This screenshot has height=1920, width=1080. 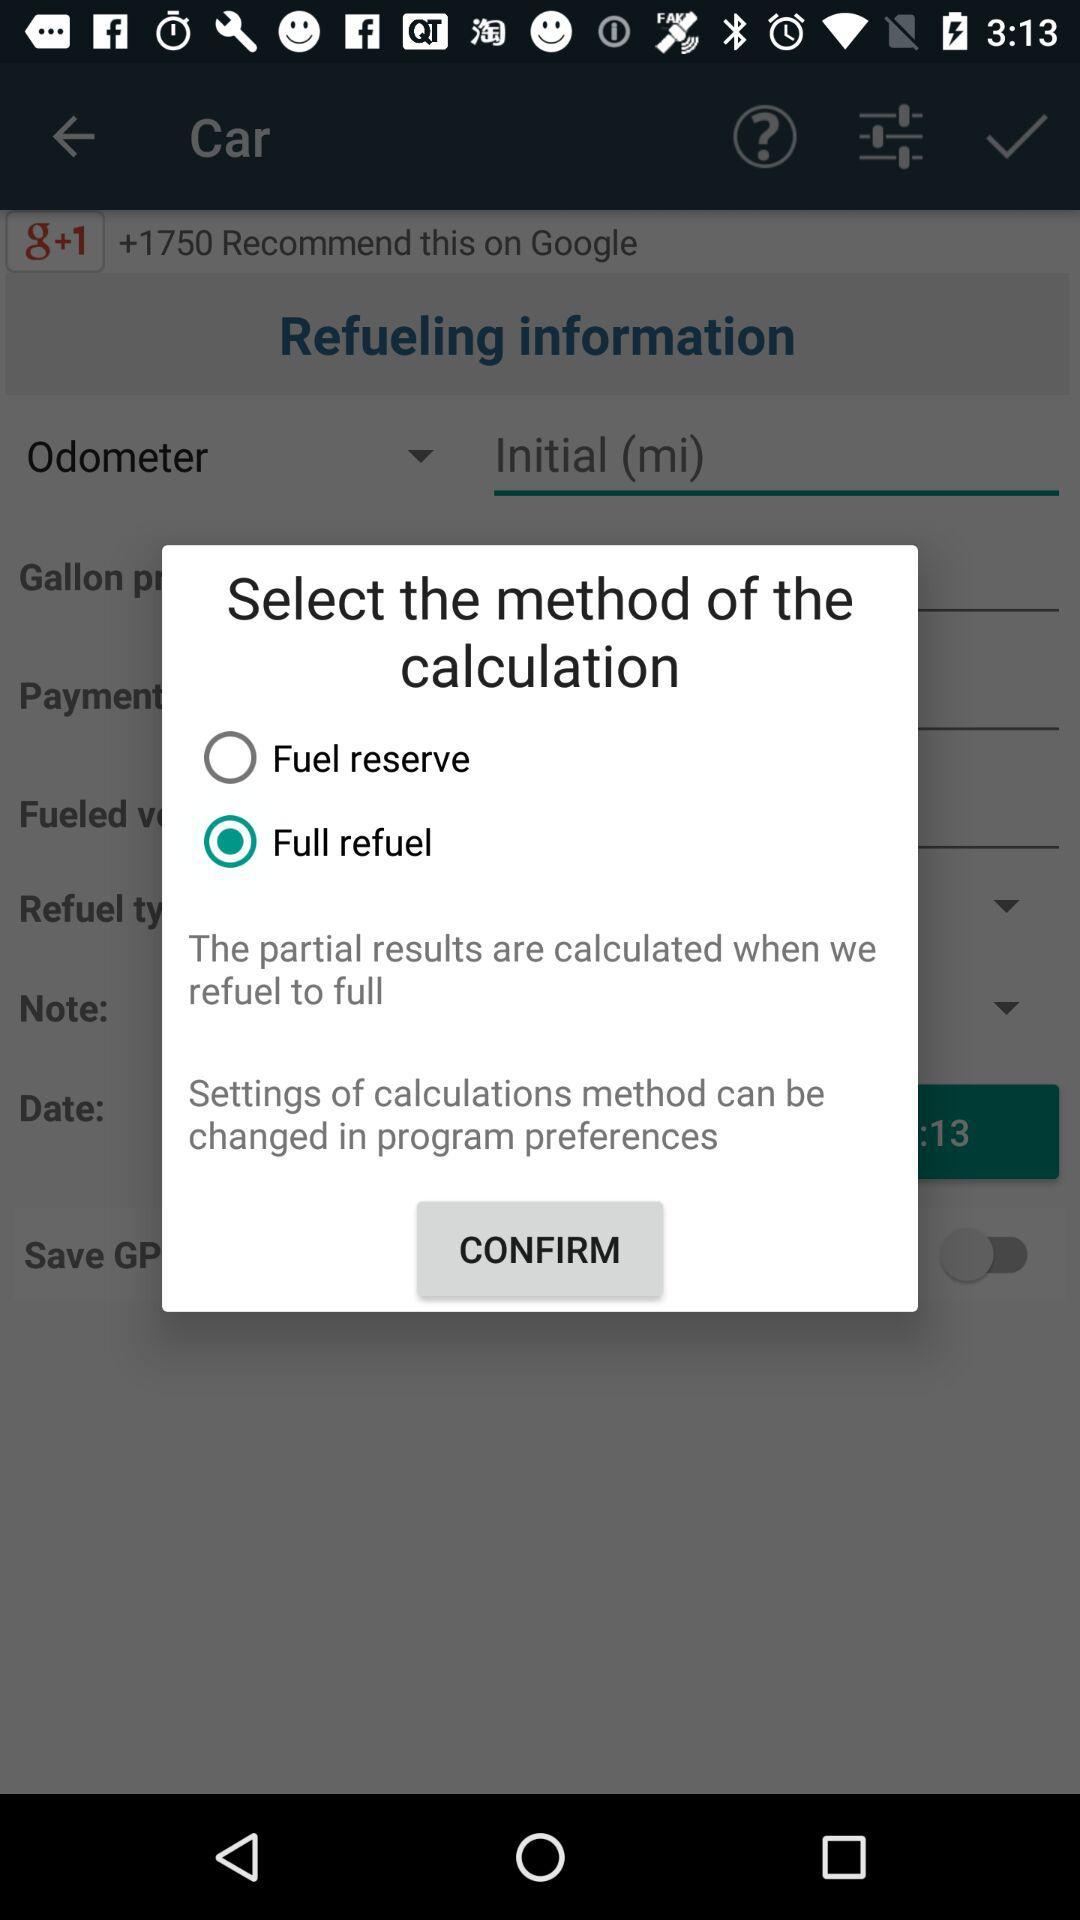 I want to click on the fuel reserve, so click(x=553, y=756).